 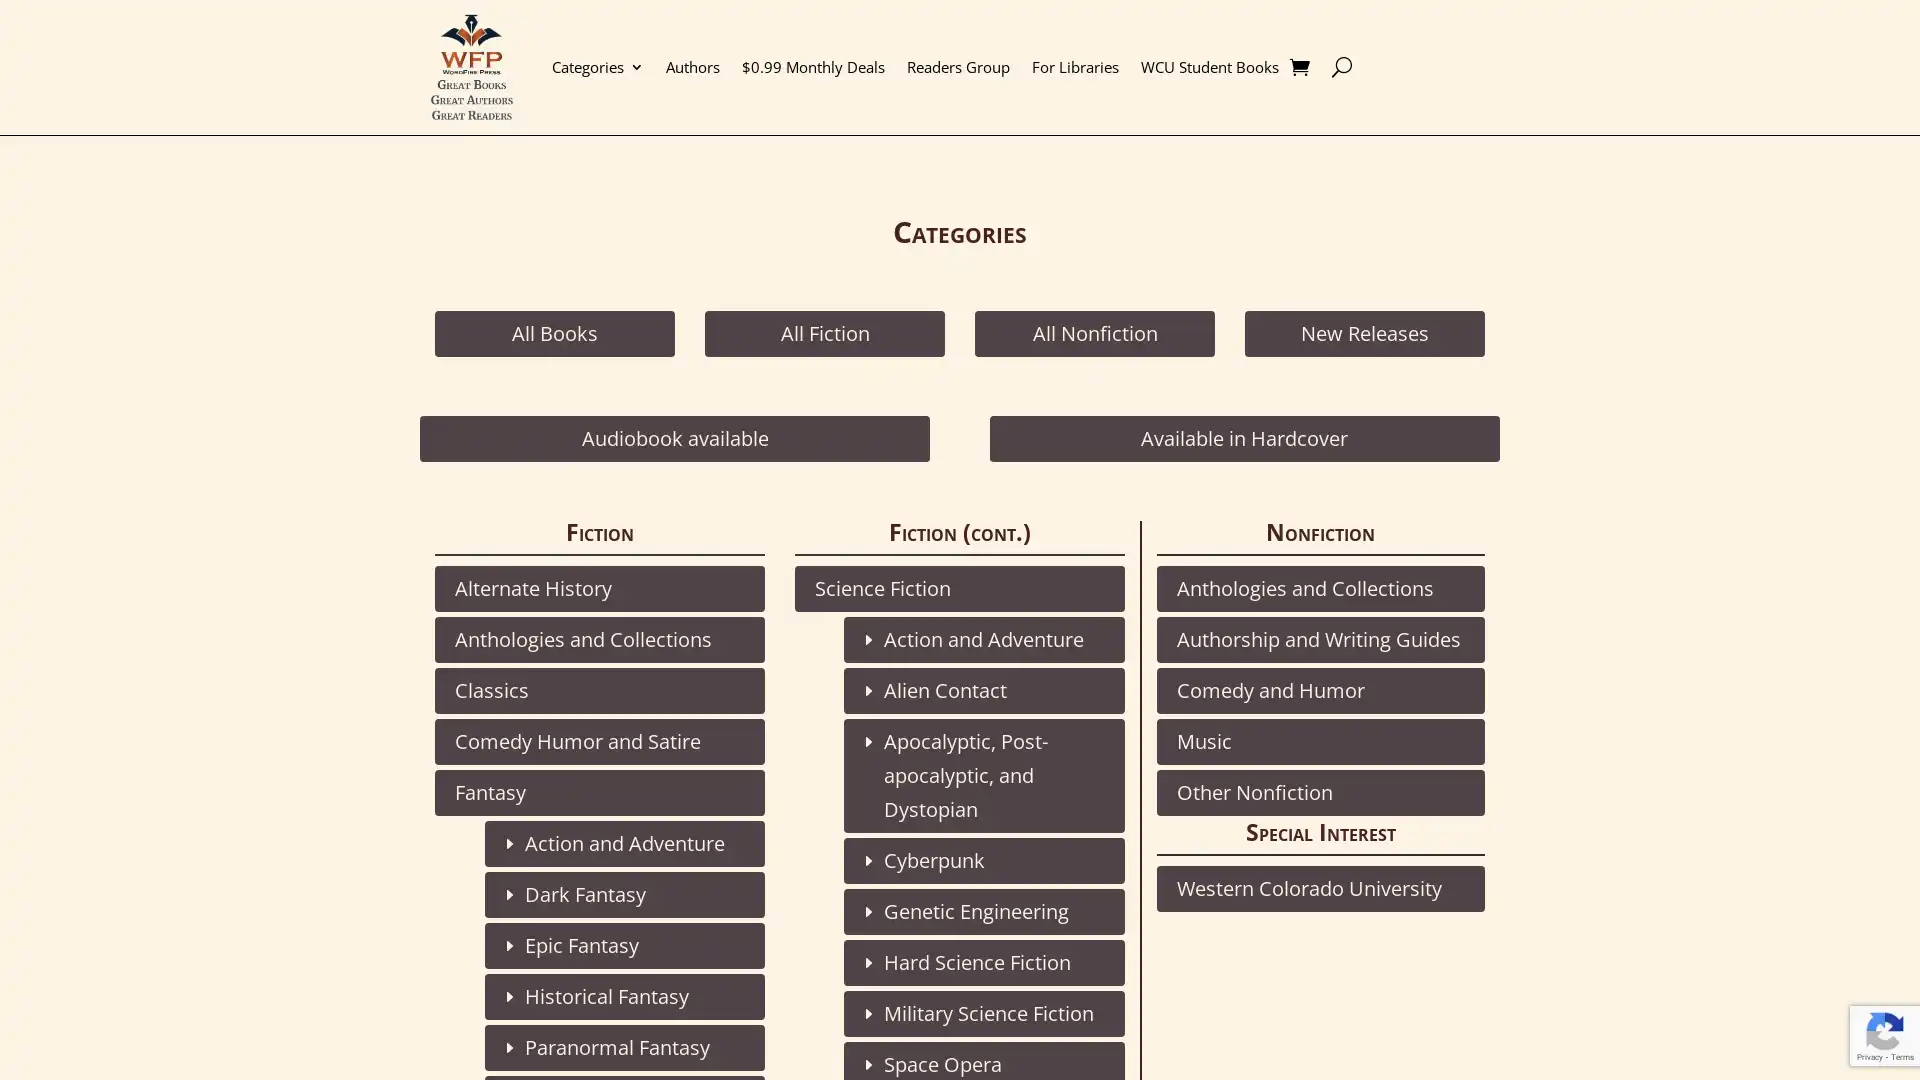 What do you see at coordinates (1340, 65) in the screenshot?
I see `U` at bounding box center [1340, 65].